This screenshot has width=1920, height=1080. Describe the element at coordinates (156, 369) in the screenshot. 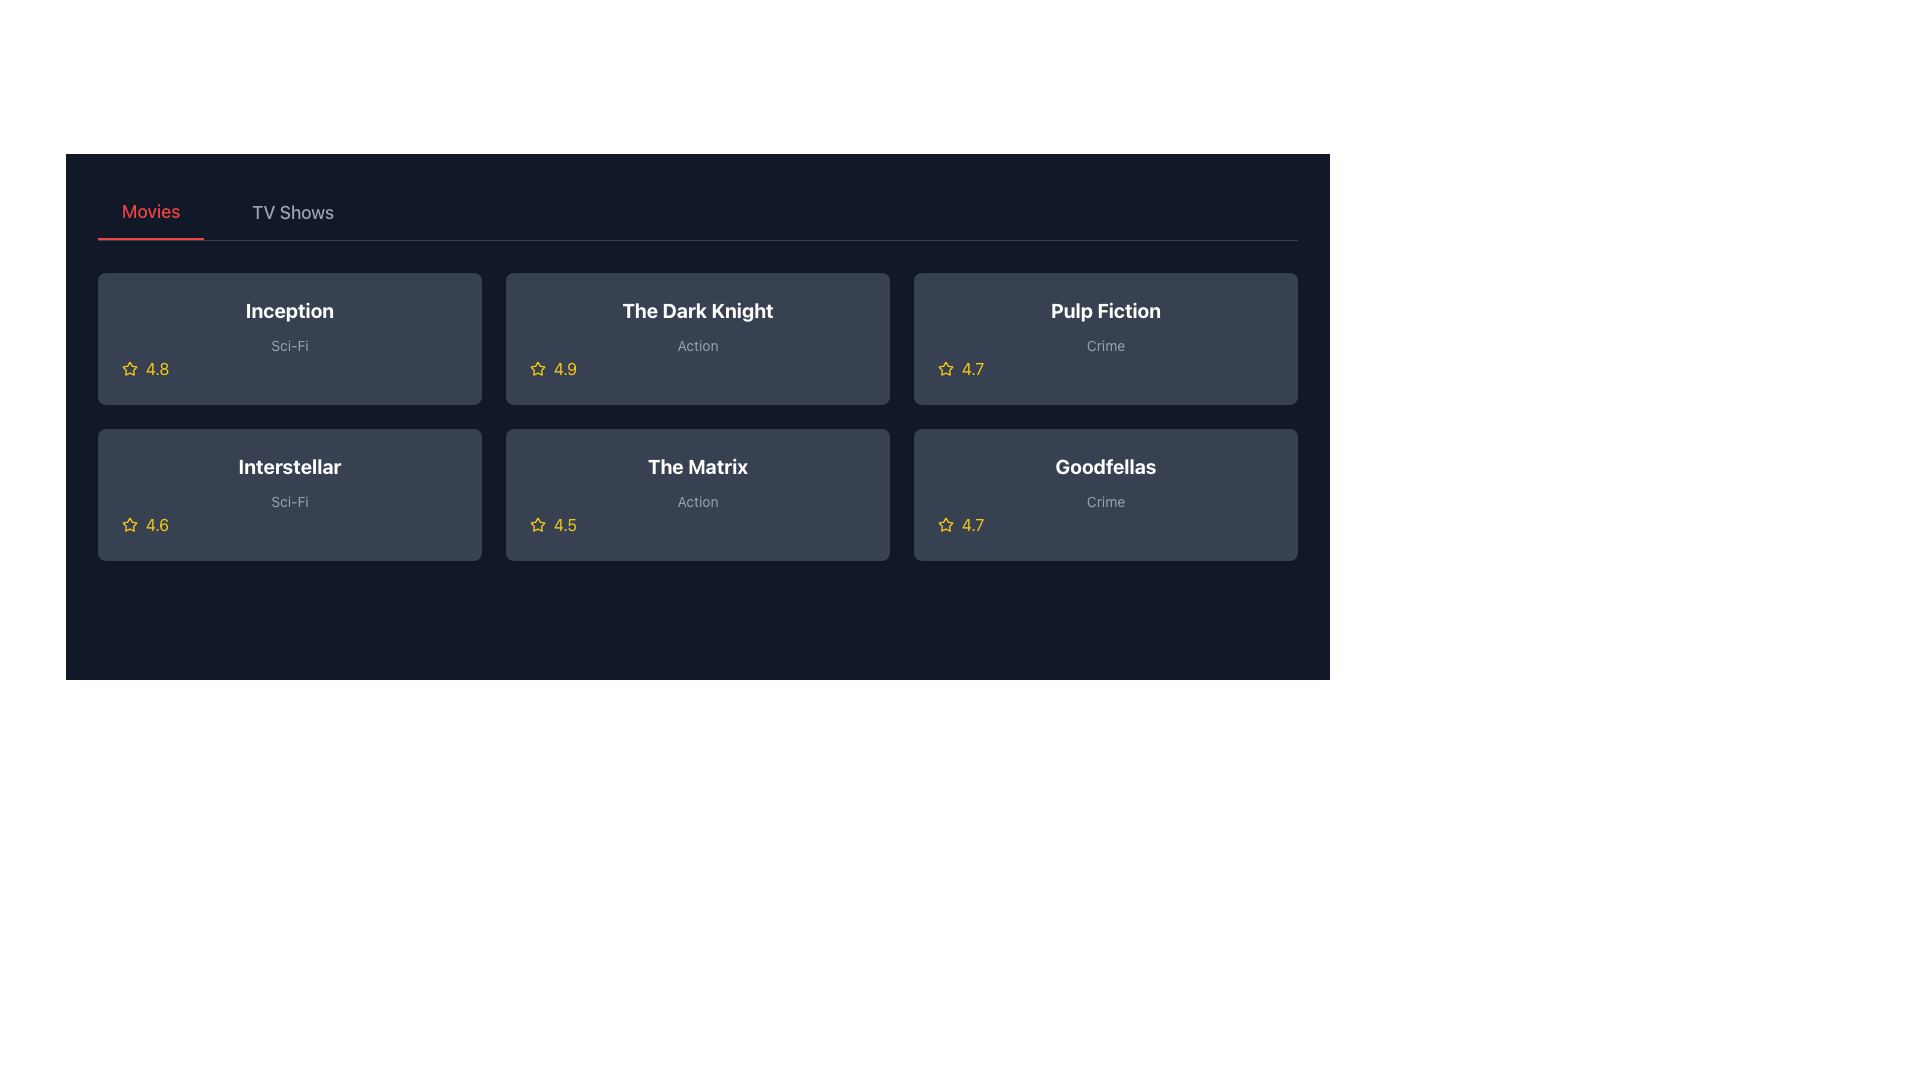

I see `rating value displayed as '4.8' in yellow text next to the star icon for the movie 'Inception'` at that location.